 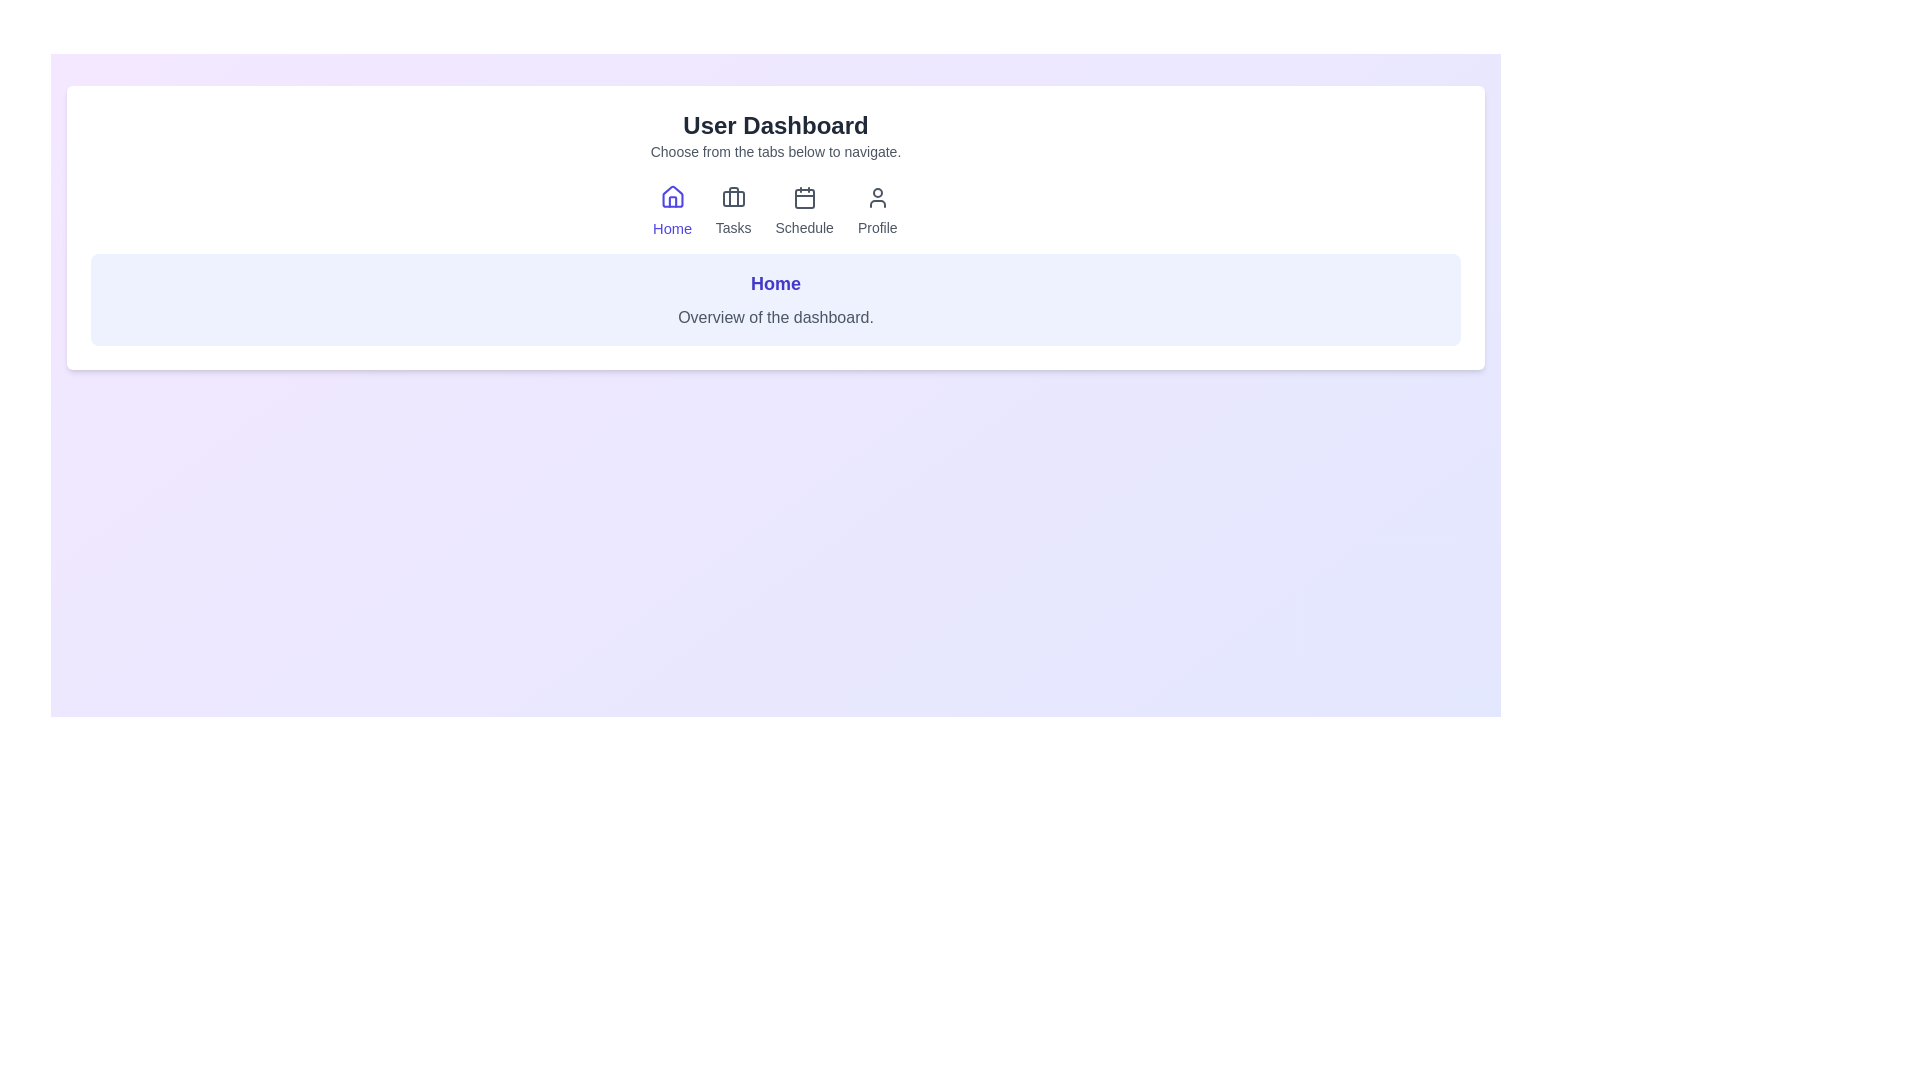 What do you see at coordinates (775, 212) in the screenshot?
I see `the Navigation menu tabs in the User Dashboard` at bounding box center [775, 212].